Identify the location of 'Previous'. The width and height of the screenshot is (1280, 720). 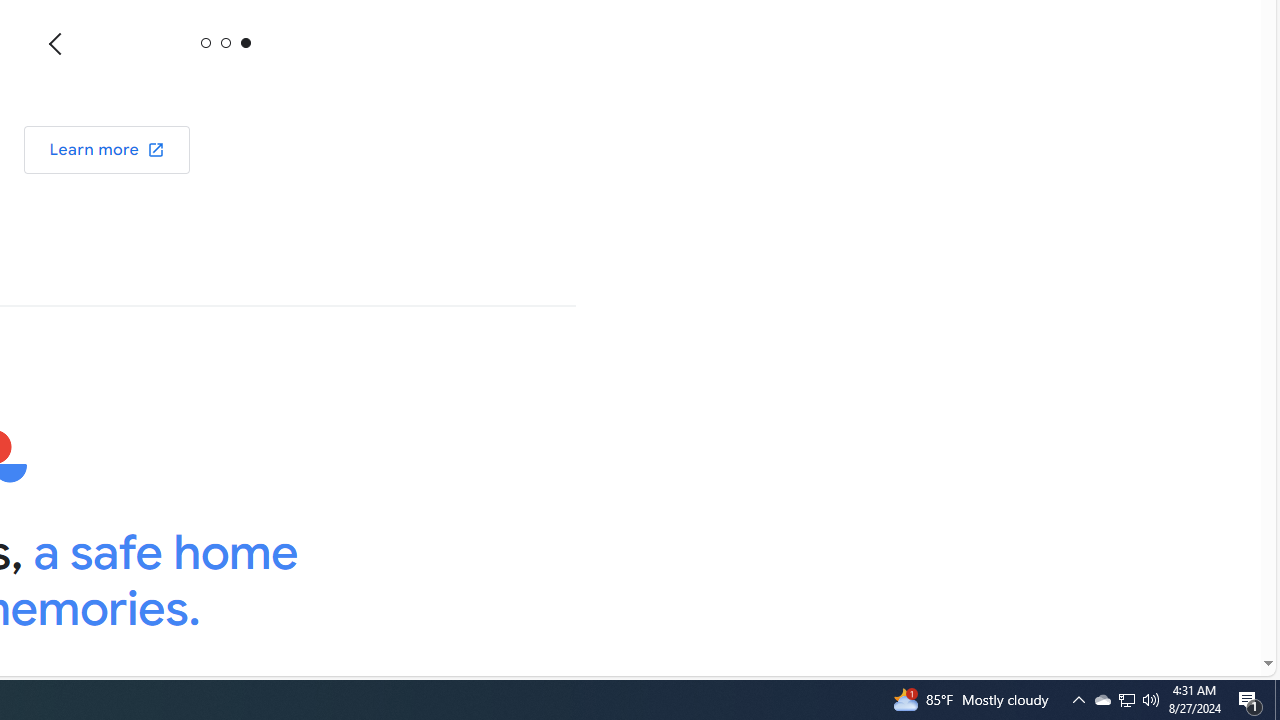
(56, 43).